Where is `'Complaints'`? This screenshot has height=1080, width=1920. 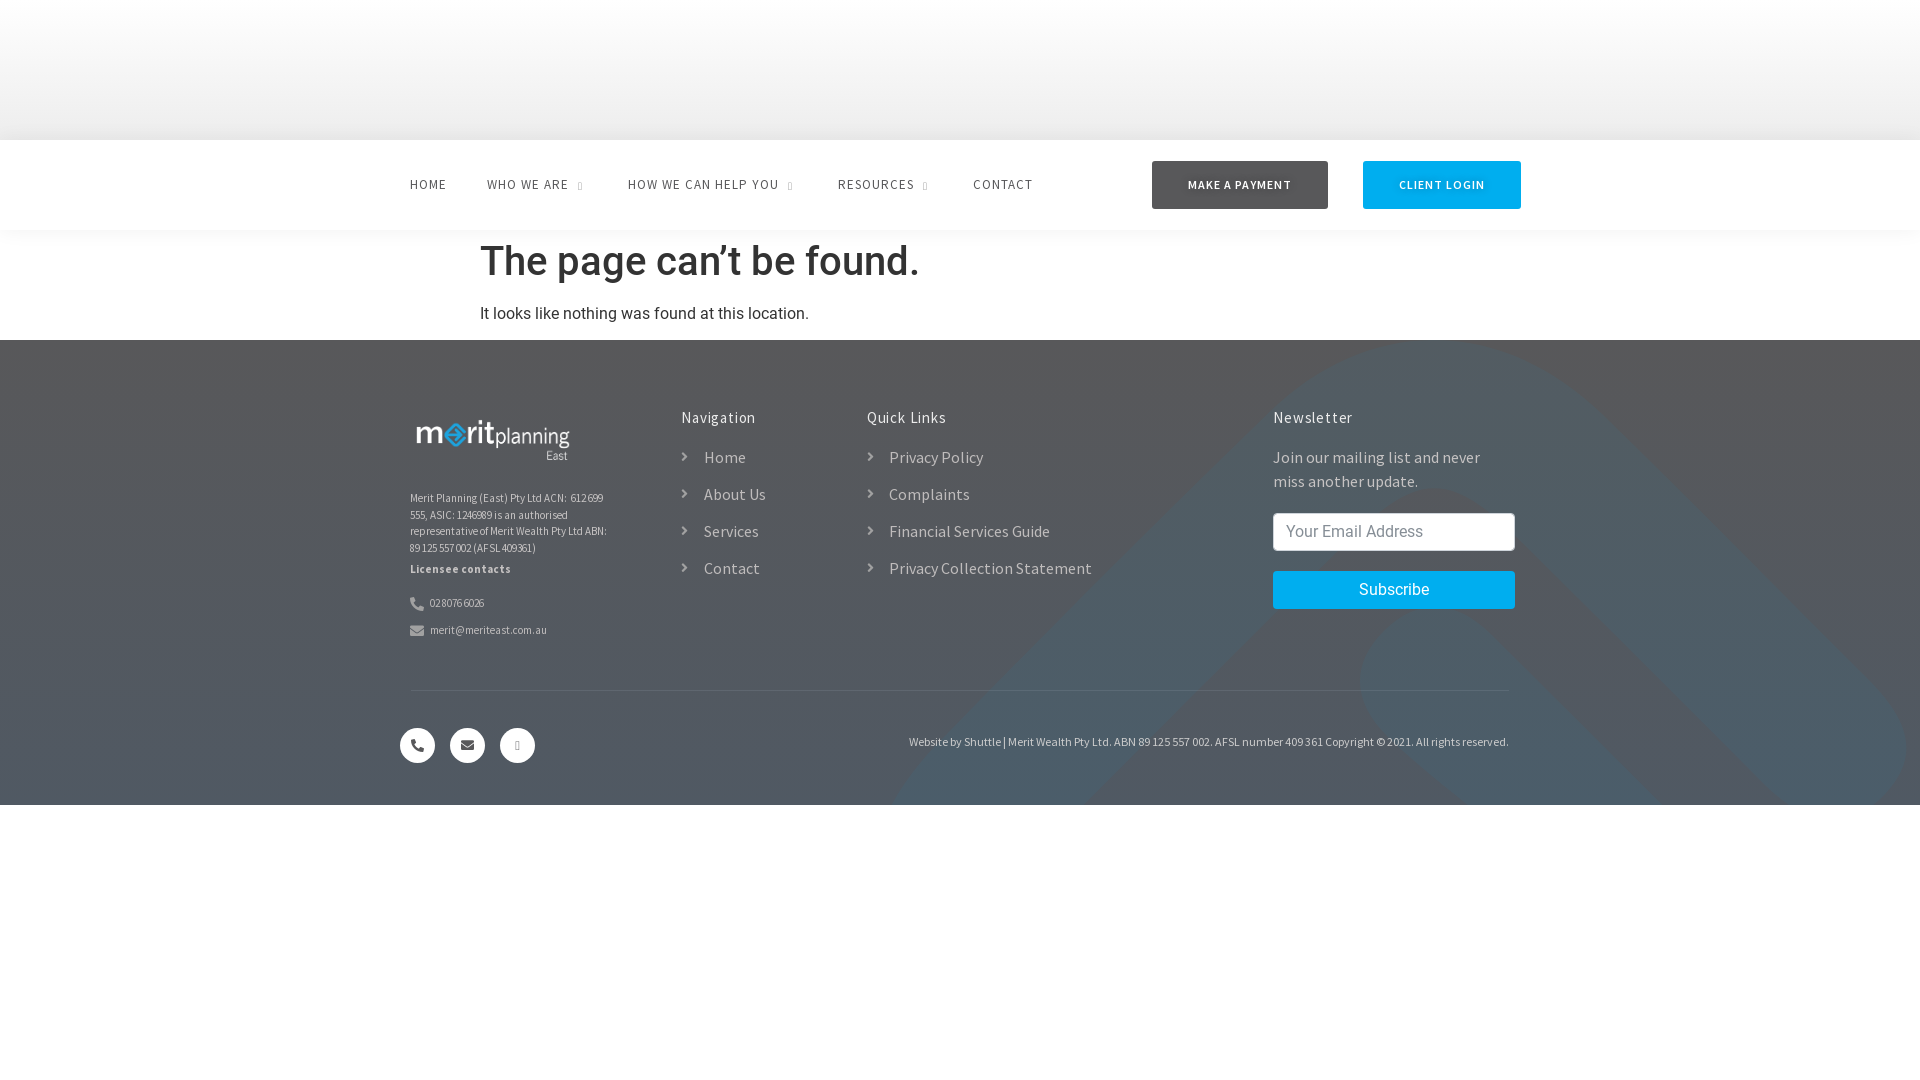
'Complaints' is located at coordinates (1044, 493).